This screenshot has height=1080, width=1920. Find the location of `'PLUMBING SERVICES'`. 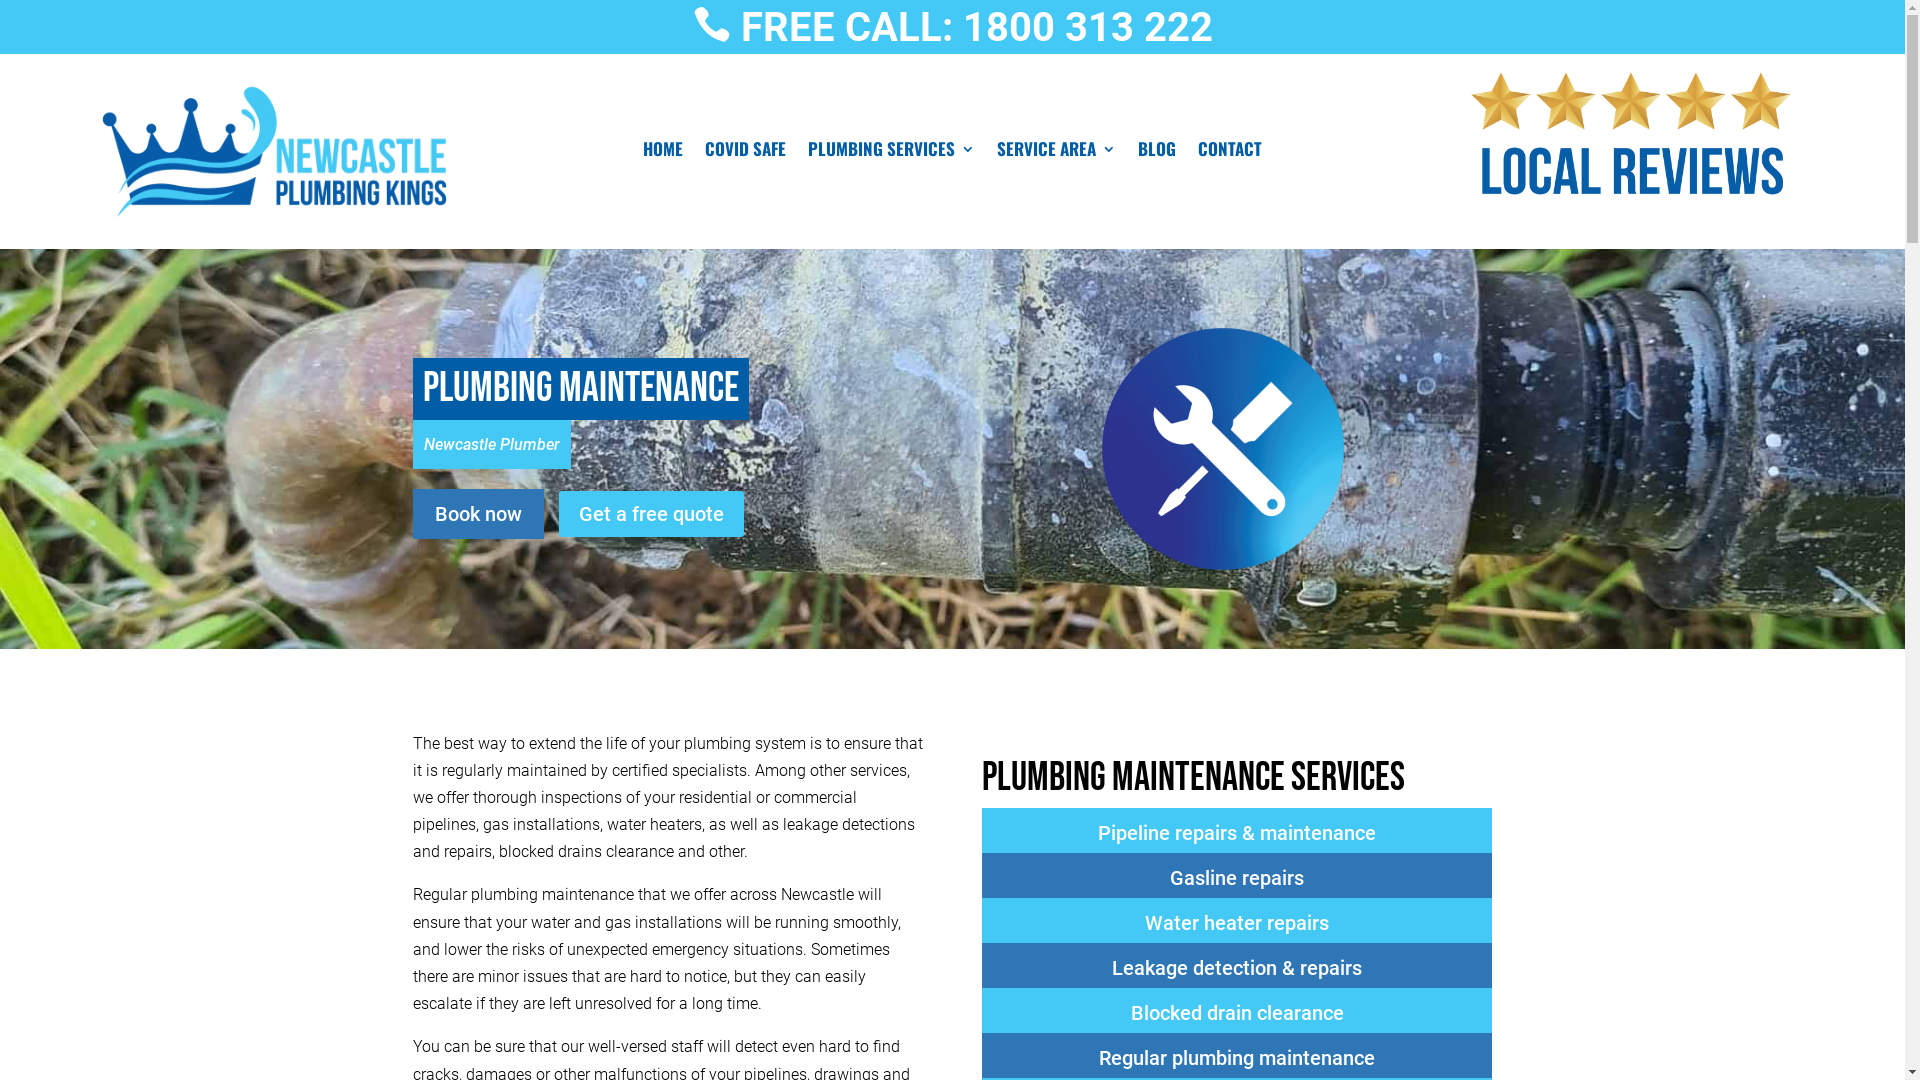

'PLUMBING SERVICES' is located at coordinates (807, 152).